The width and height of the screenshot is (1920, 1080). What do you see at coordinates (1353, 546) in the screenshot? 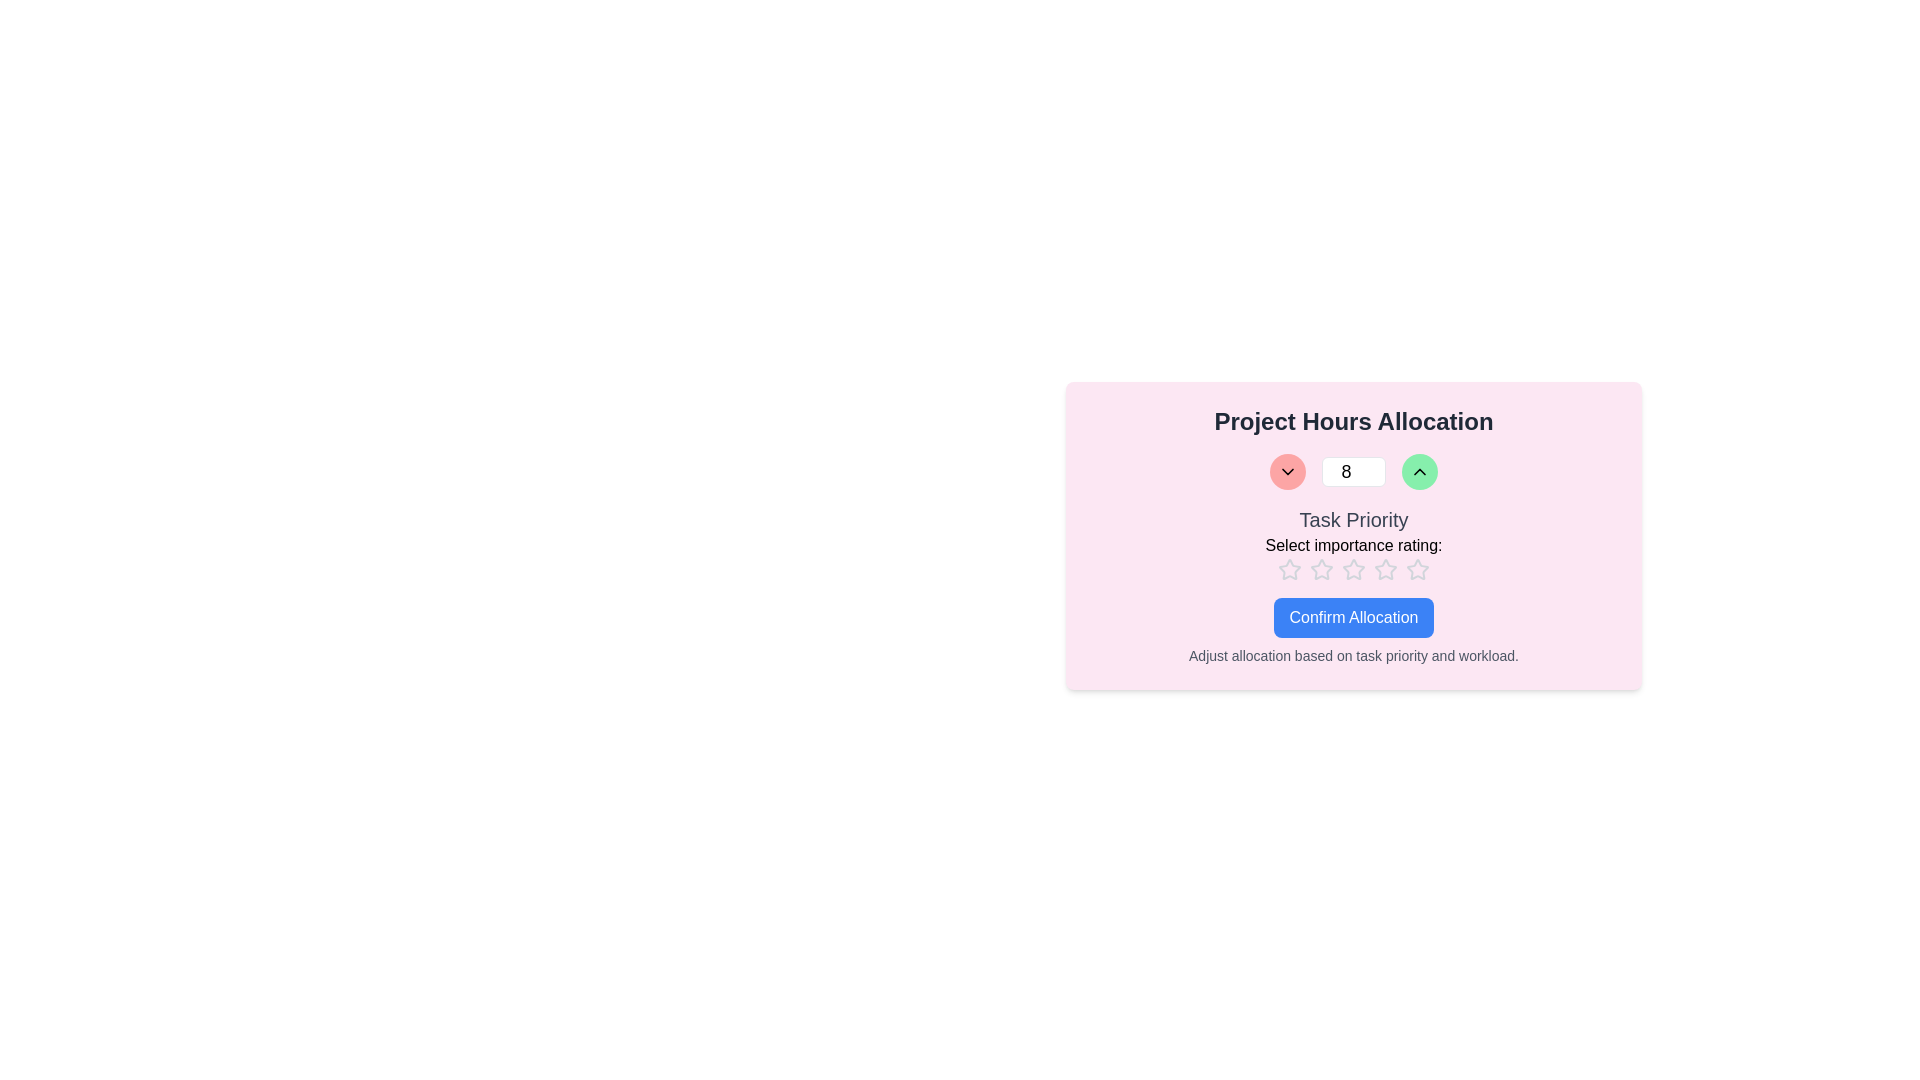
I see `the static text label displaying 'Select importance rating:', which is styled in medium-sized black font on a light pink background, located directly beneath 'Task Priority'` at bounding box center [1353, 546].